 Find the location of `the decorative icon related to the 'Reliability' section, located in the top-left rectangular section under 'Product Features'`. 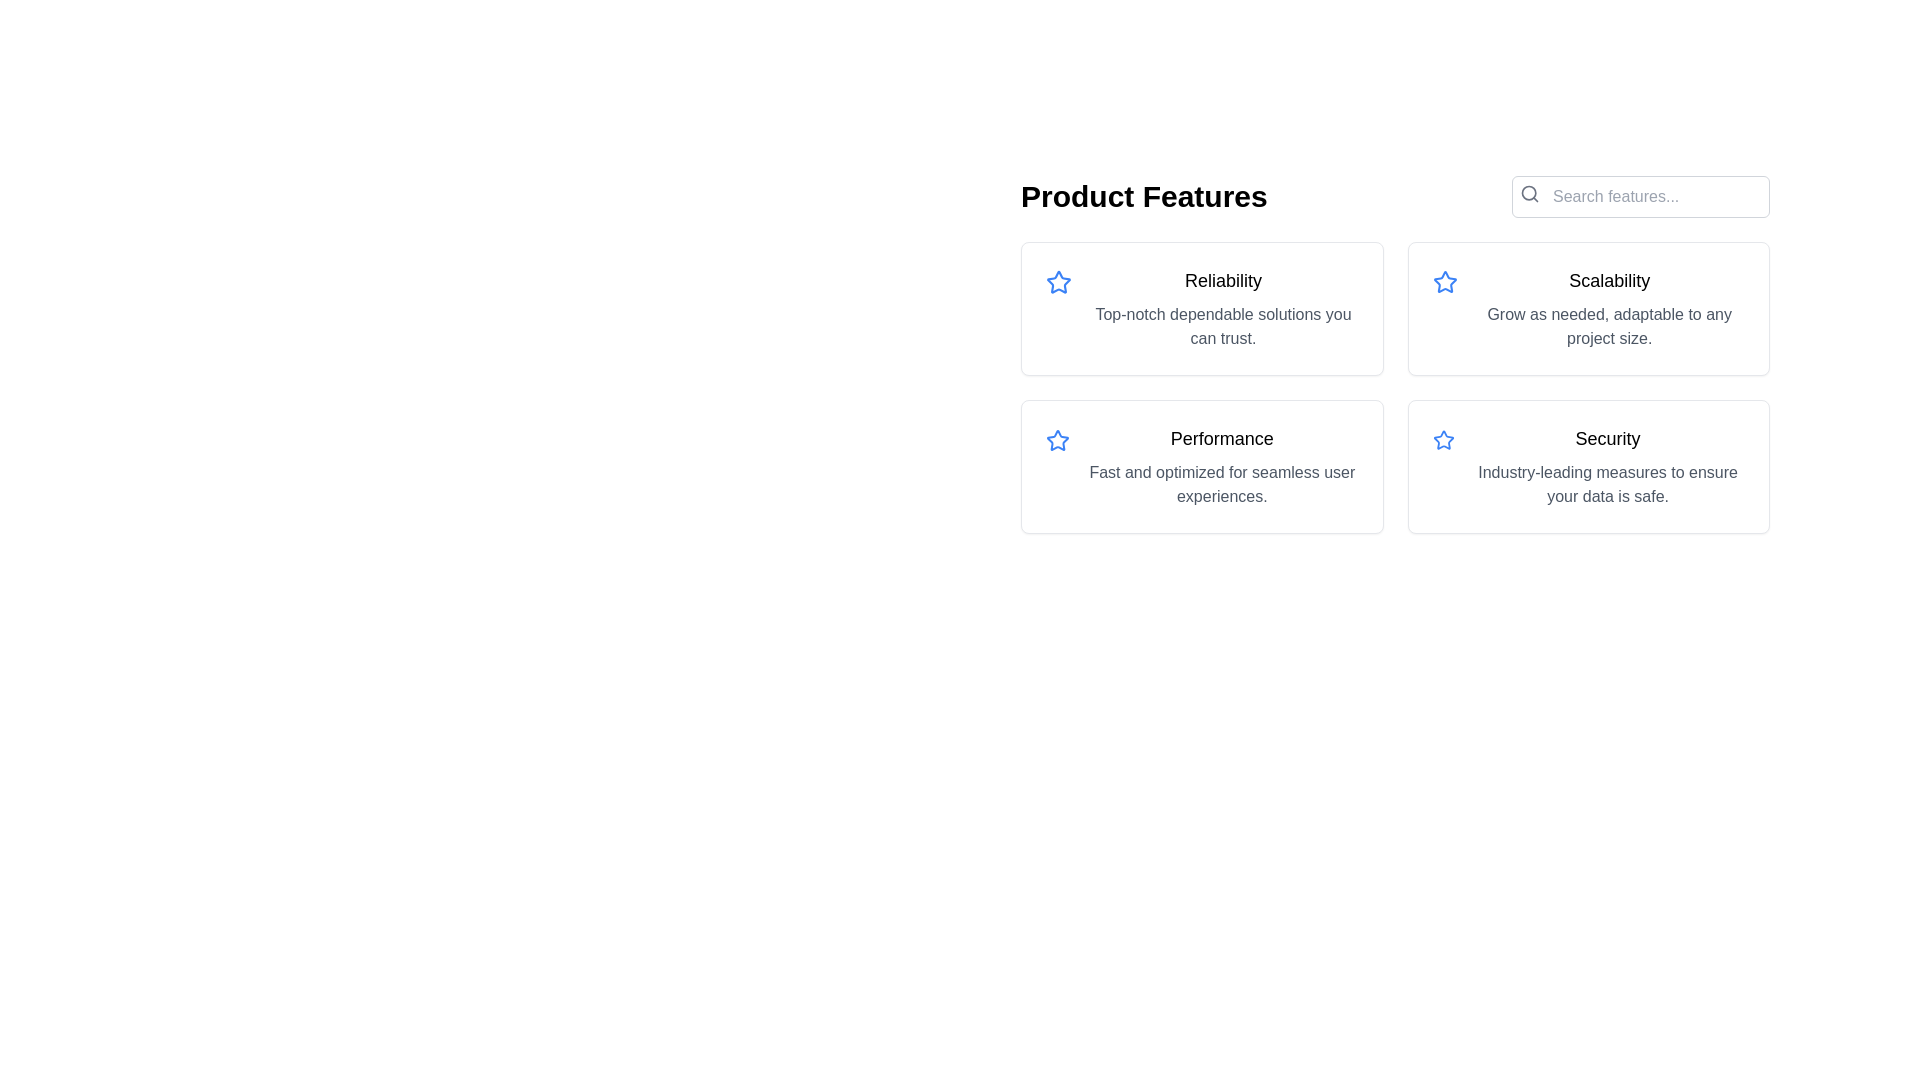

the decorative icon related to the 'Reliability' section, located in the top-left rectangular section under 'Product Features' is located at coordinates (1058, 282).